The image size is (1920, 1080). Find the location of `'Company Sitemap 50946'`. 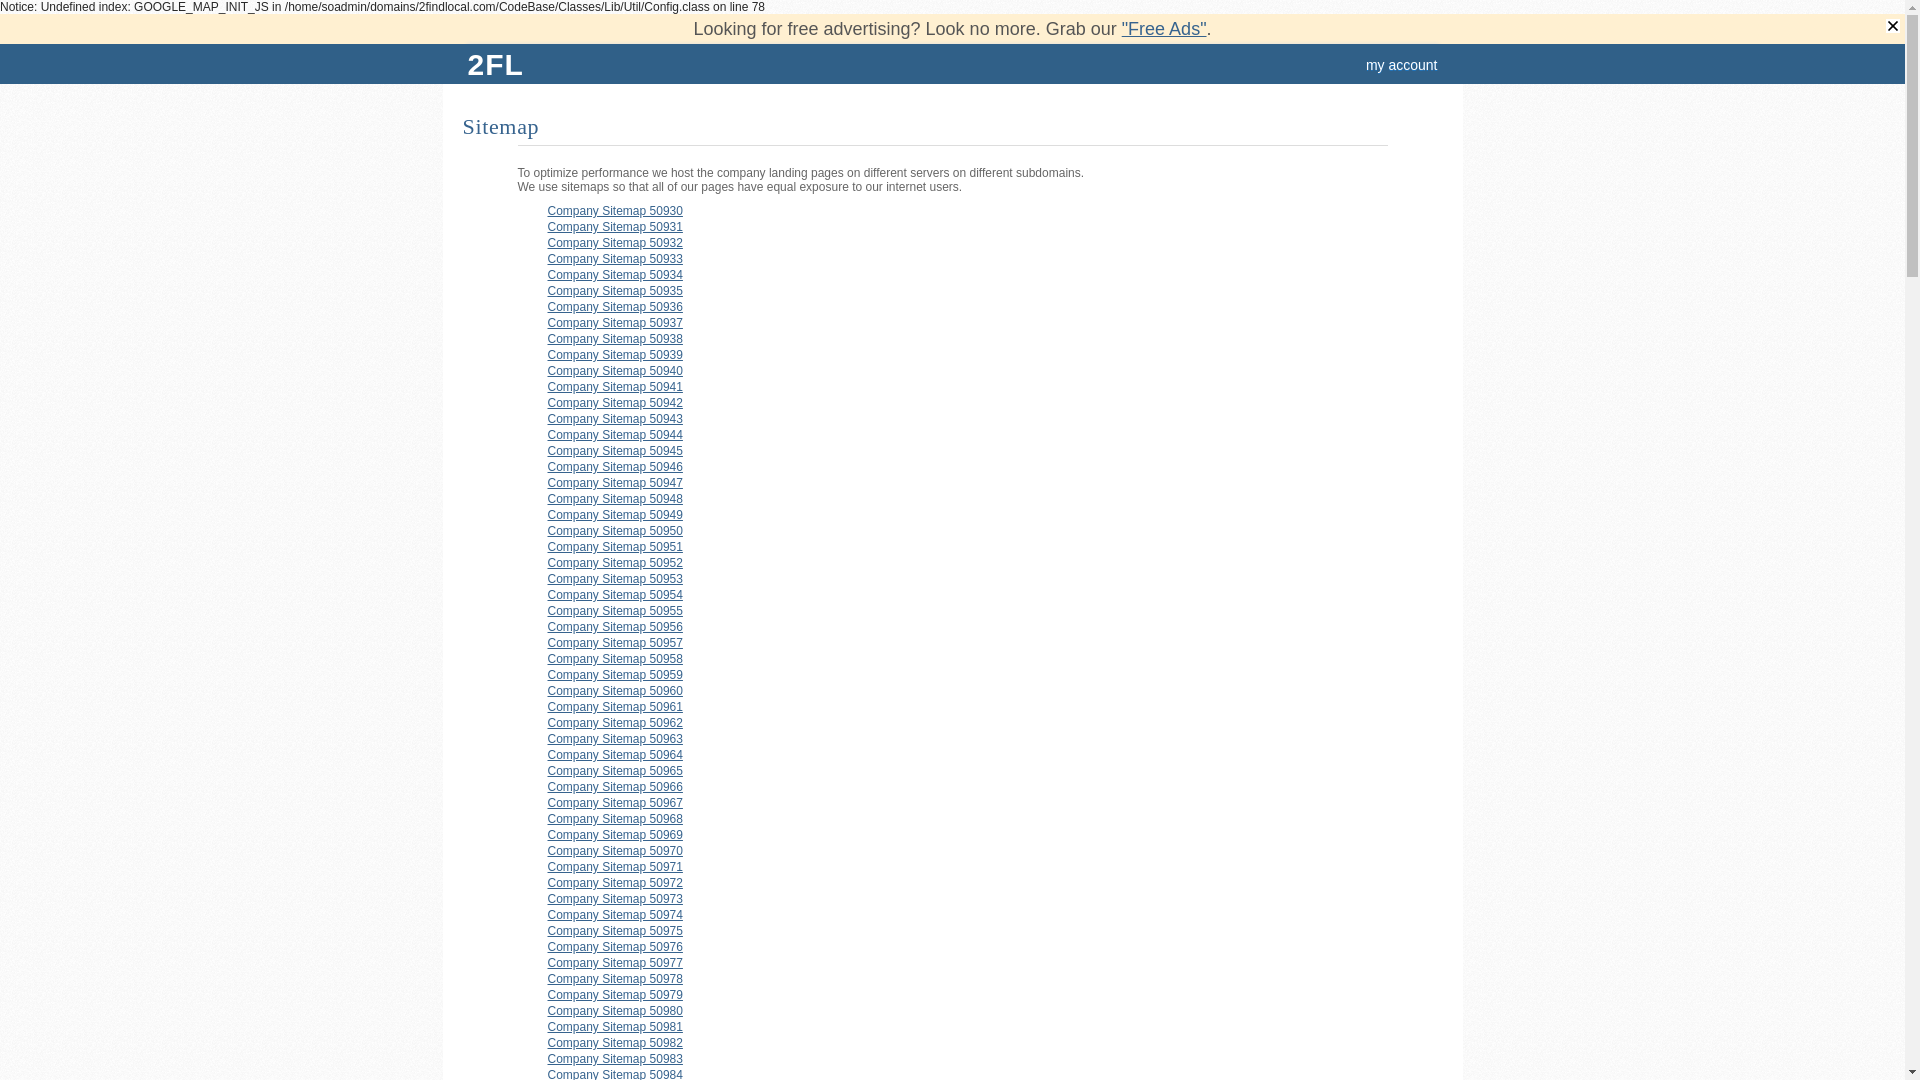

'Company Sitemap 50946' is located at coordinates (614, 466).